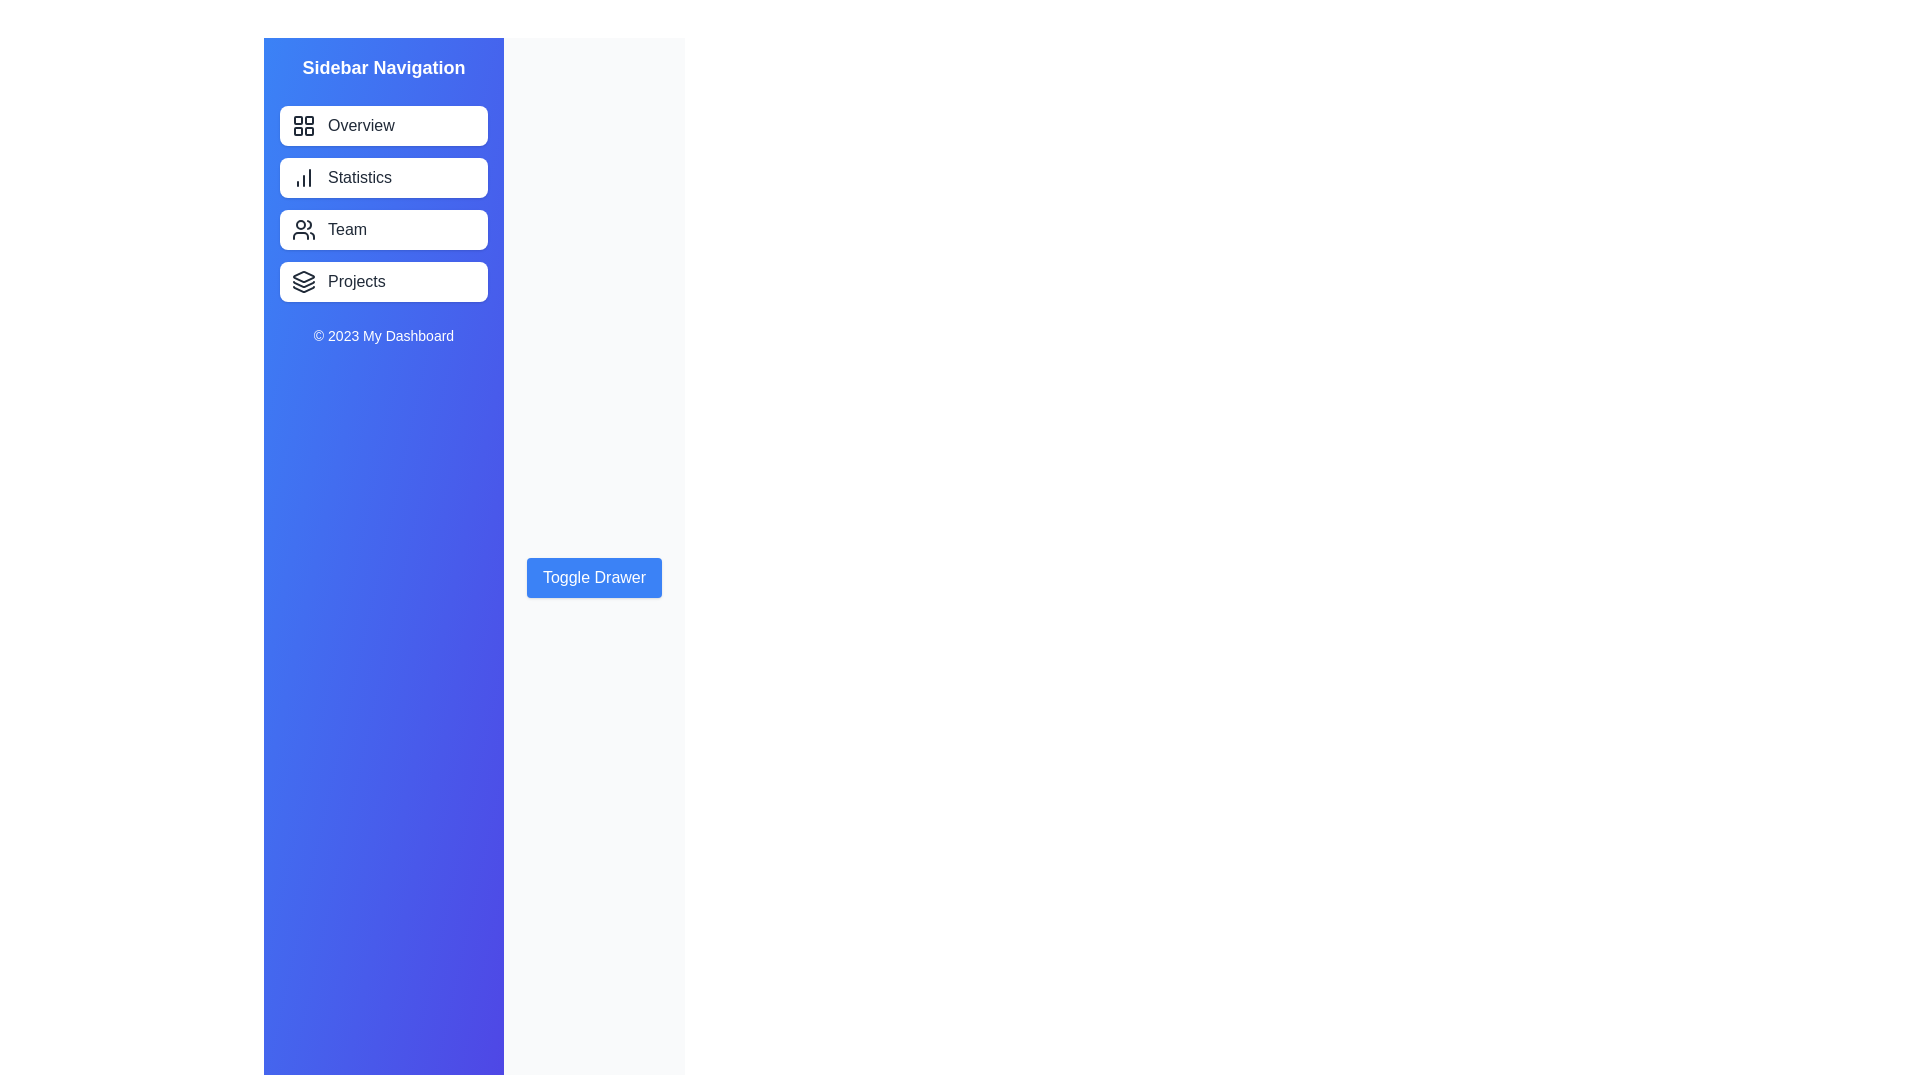  Describe the element at coordinates (384, 176) in the screenshot. I see `the sidebar menu item Statistics` at that location.